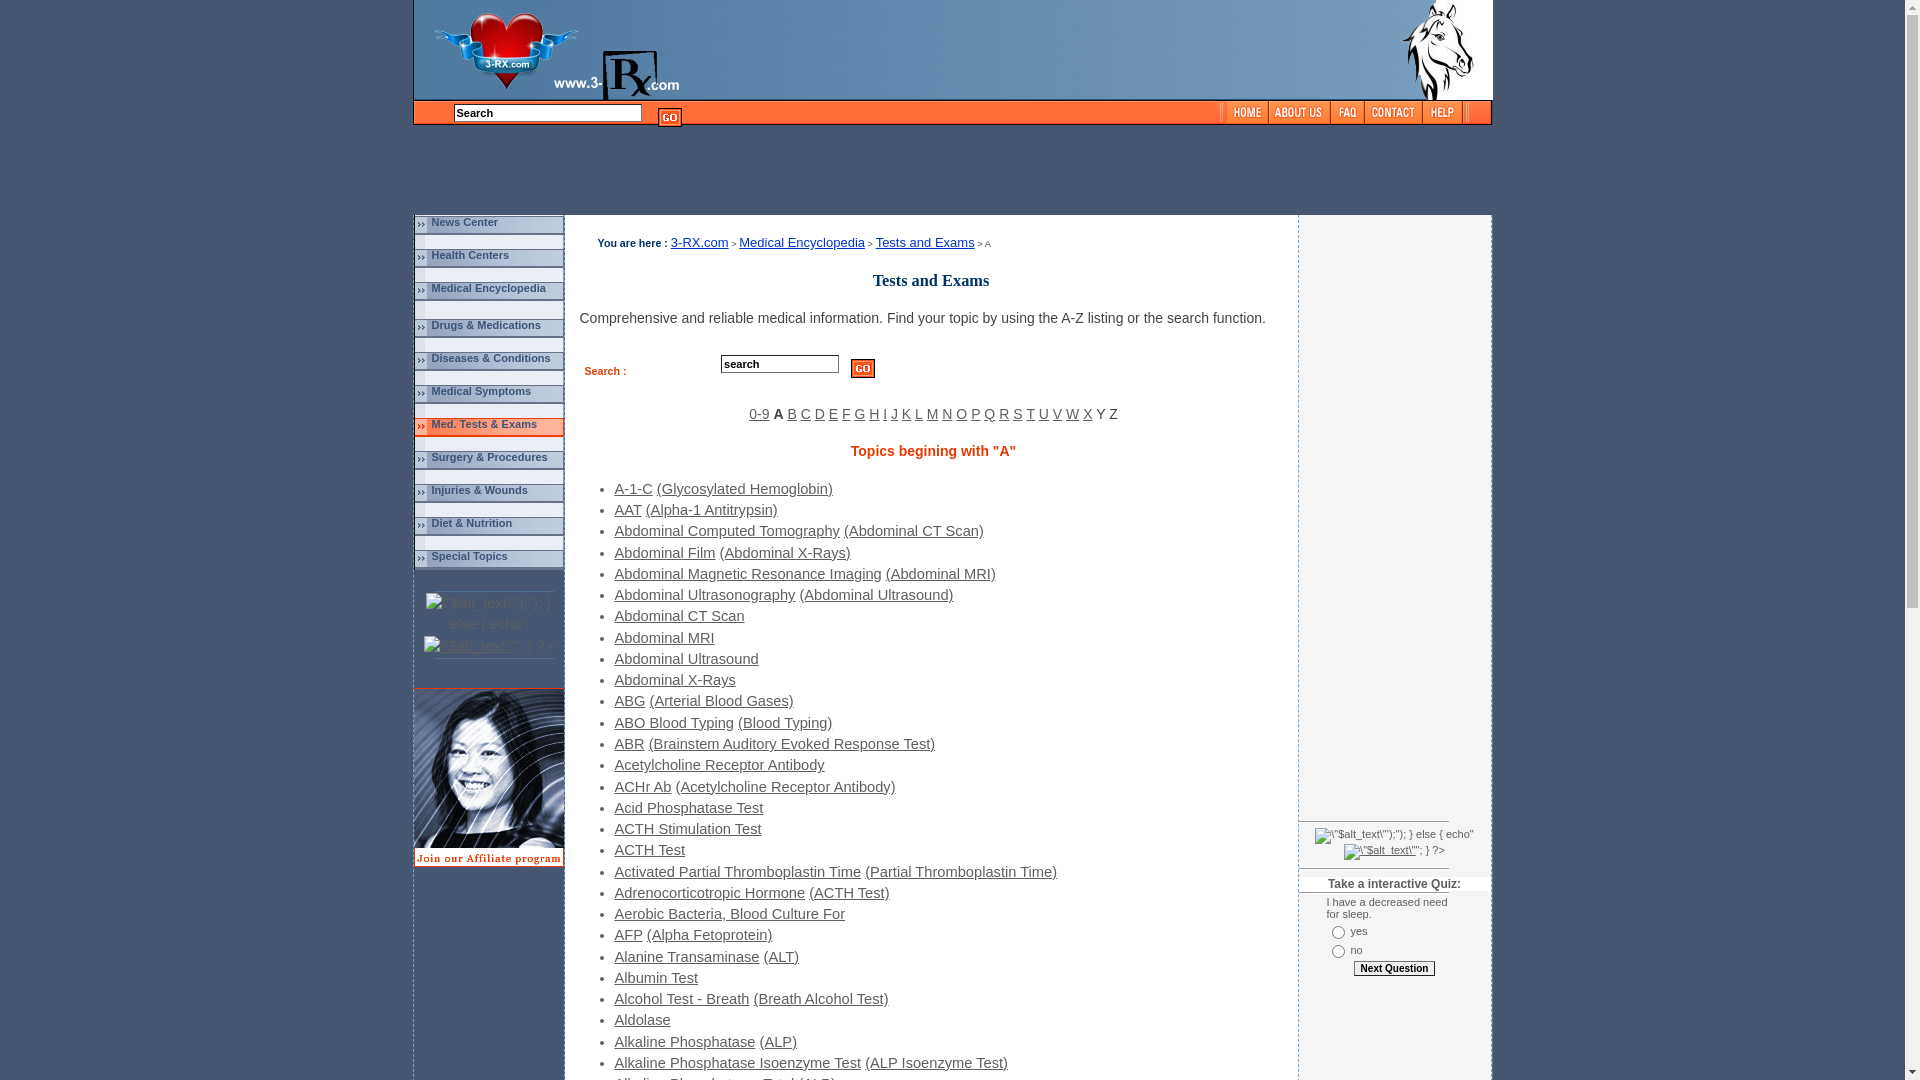 The width and height of the screenshot is (1920, 1080). I want to click on '(Breath Alcohol Test)', so click(821, 999).